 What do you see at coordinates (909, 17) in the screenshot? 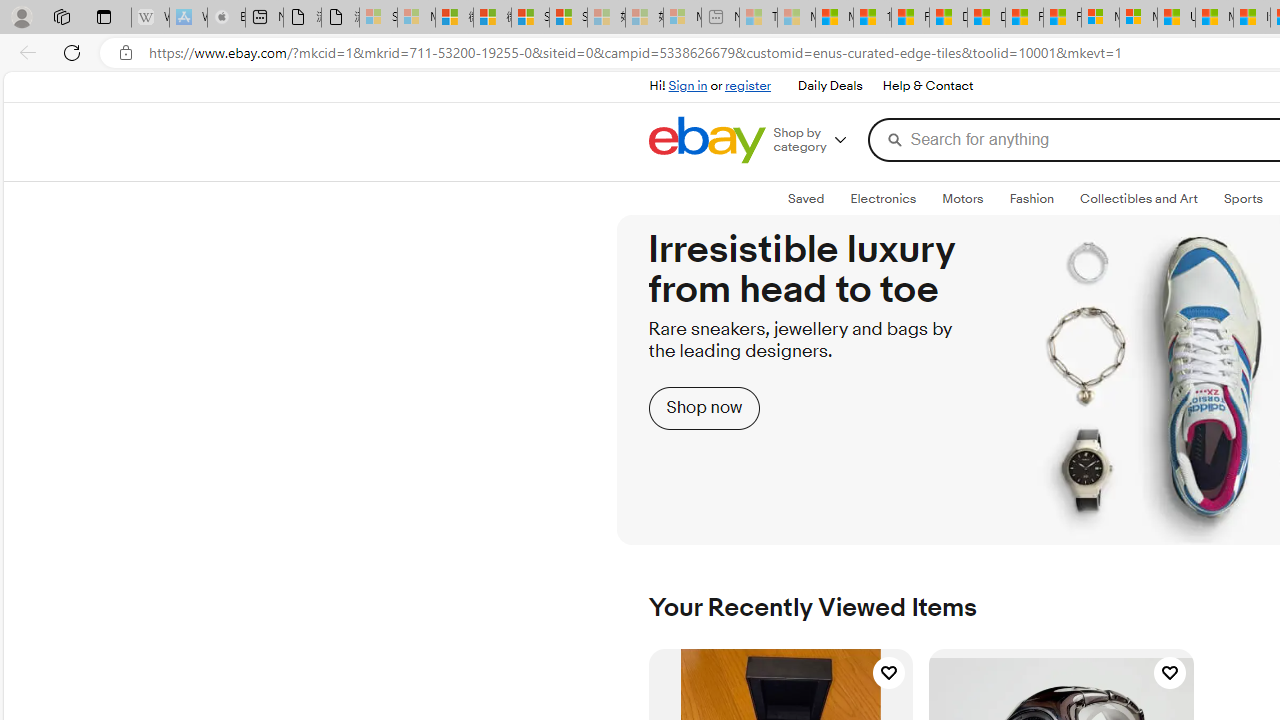
I see `'Food and Drink - MSN'` at bounding box center [909, 17].